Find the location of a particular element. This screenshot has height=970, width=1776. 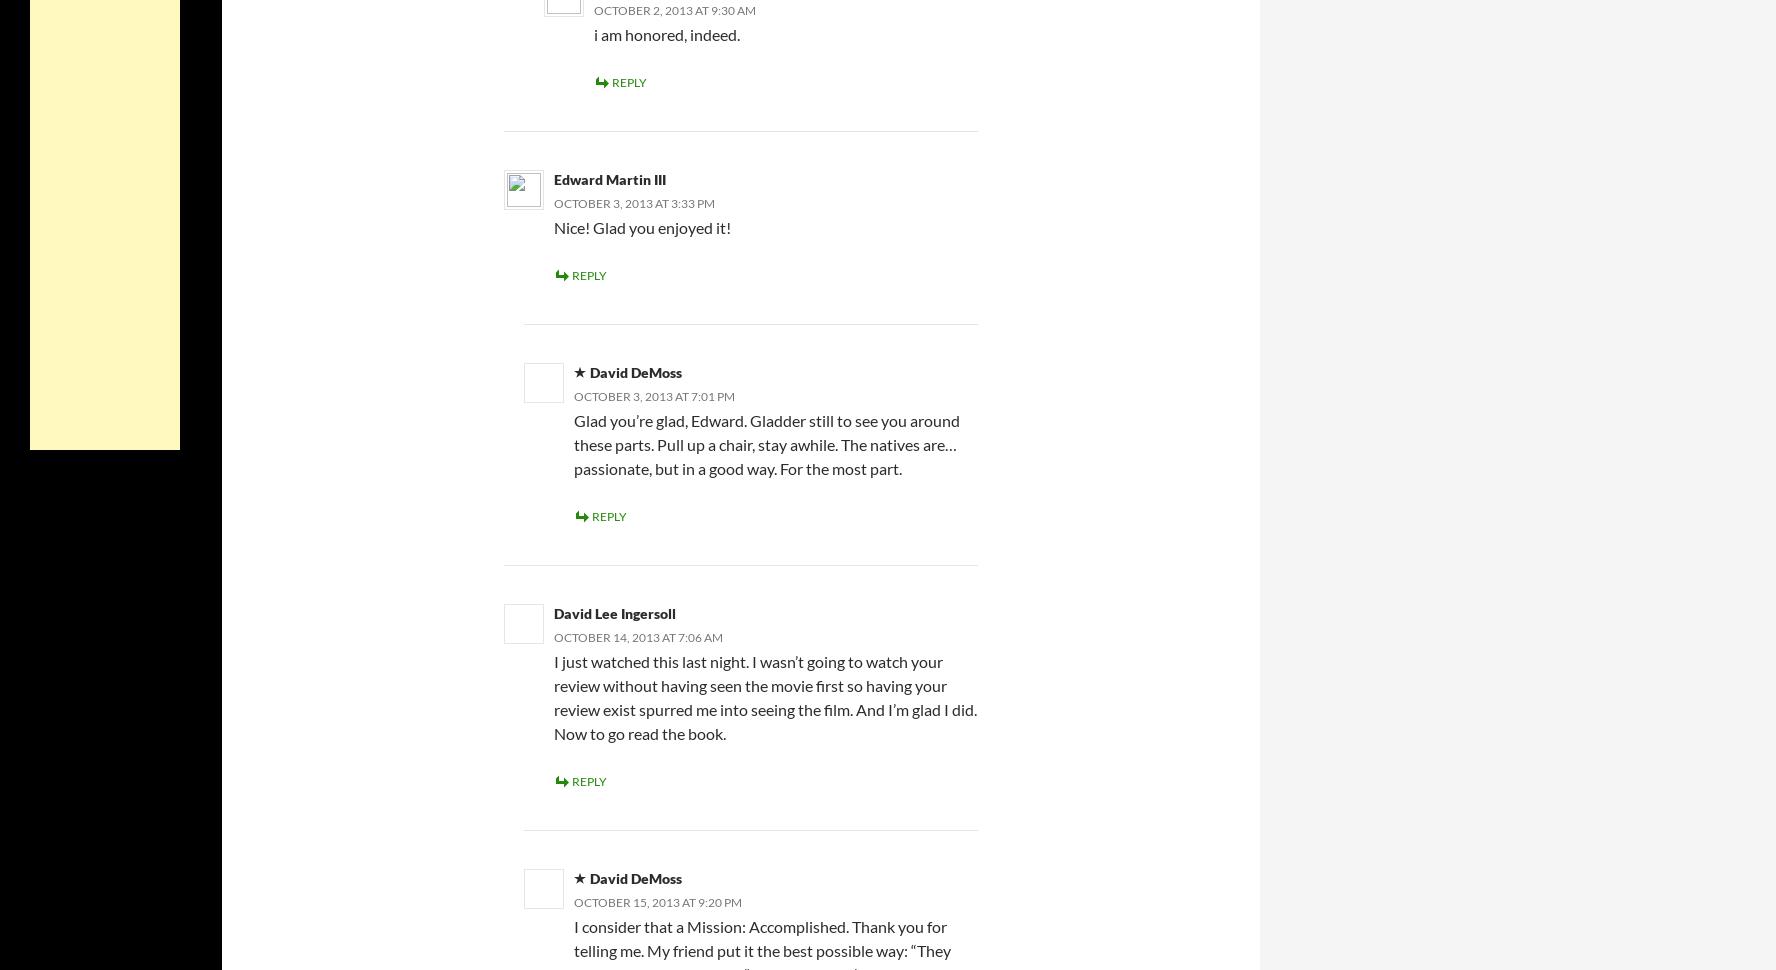

'Edward Martin III' is located at coordinates (609, 177).